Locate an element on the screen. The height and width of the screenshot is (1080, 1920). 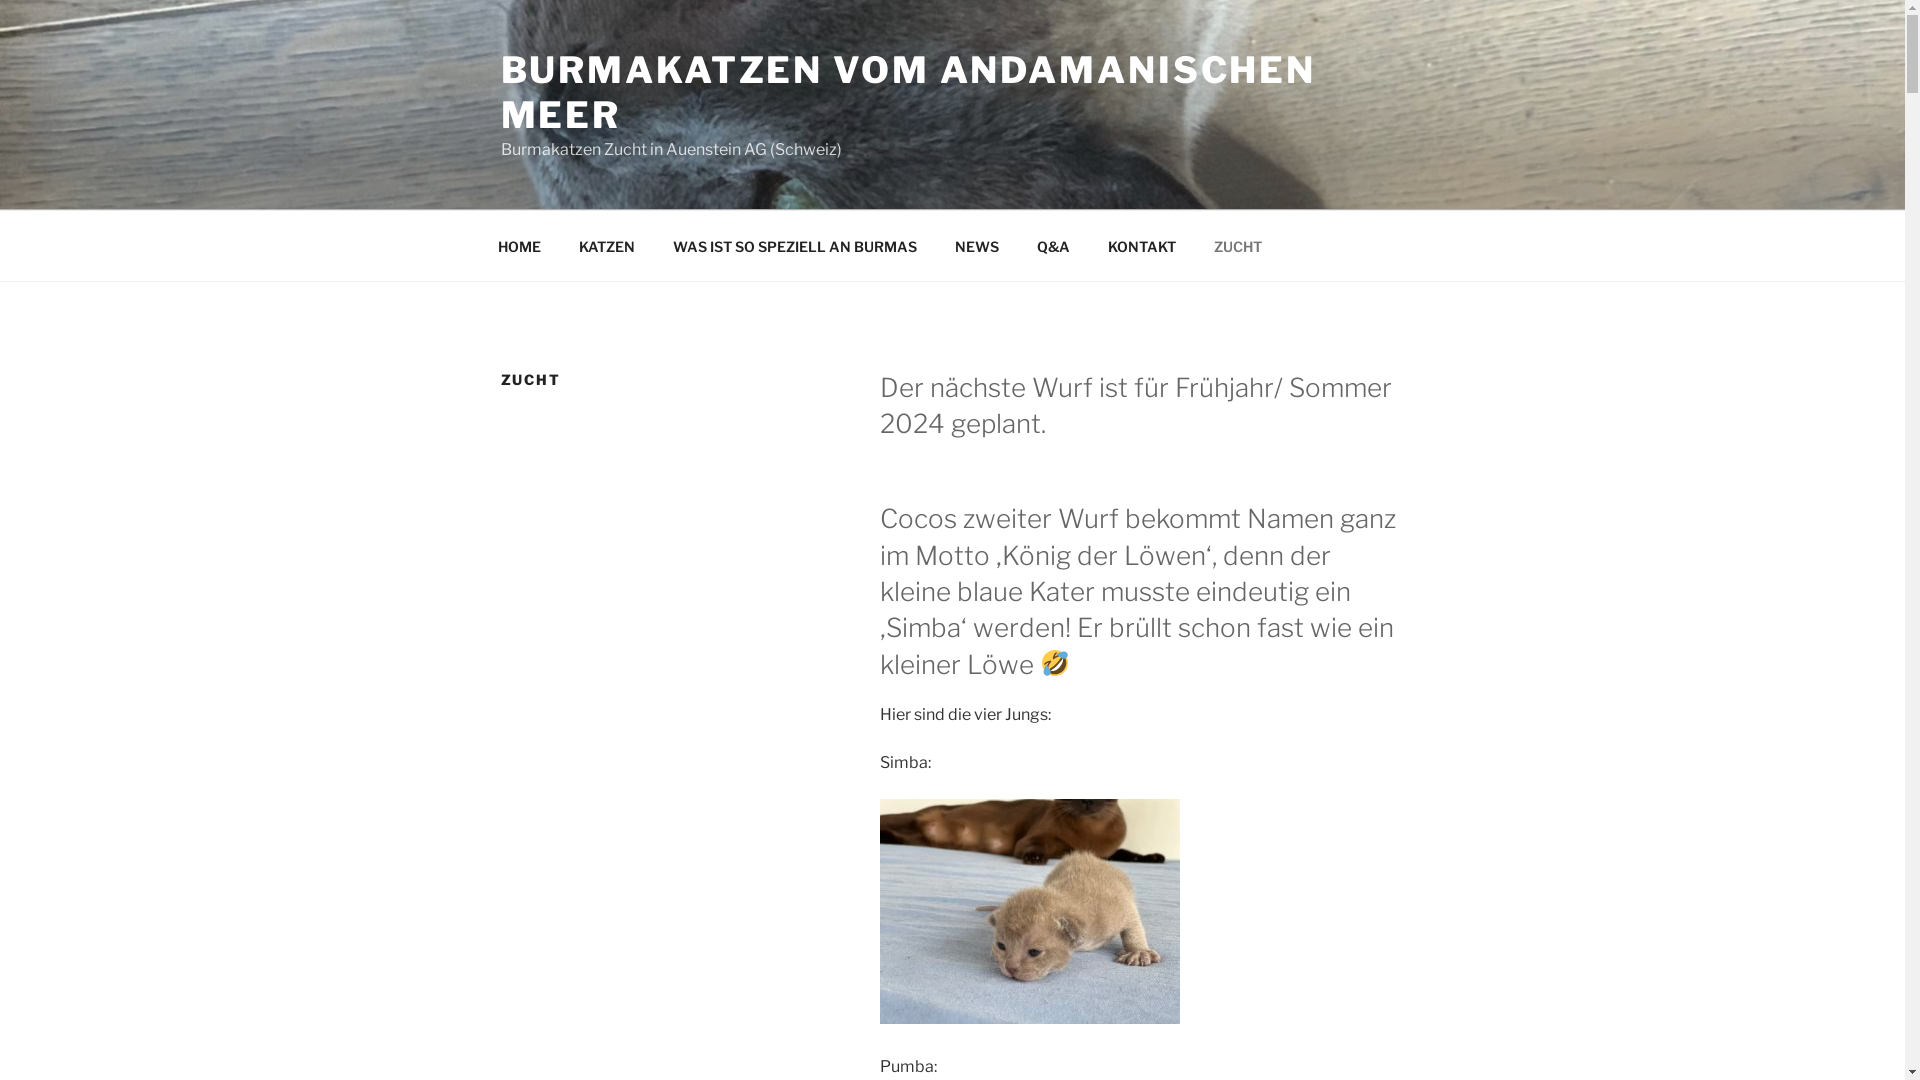
'WAS IST SO SPEZIELL AN BURMAS' is located at coordinates (794, 245).